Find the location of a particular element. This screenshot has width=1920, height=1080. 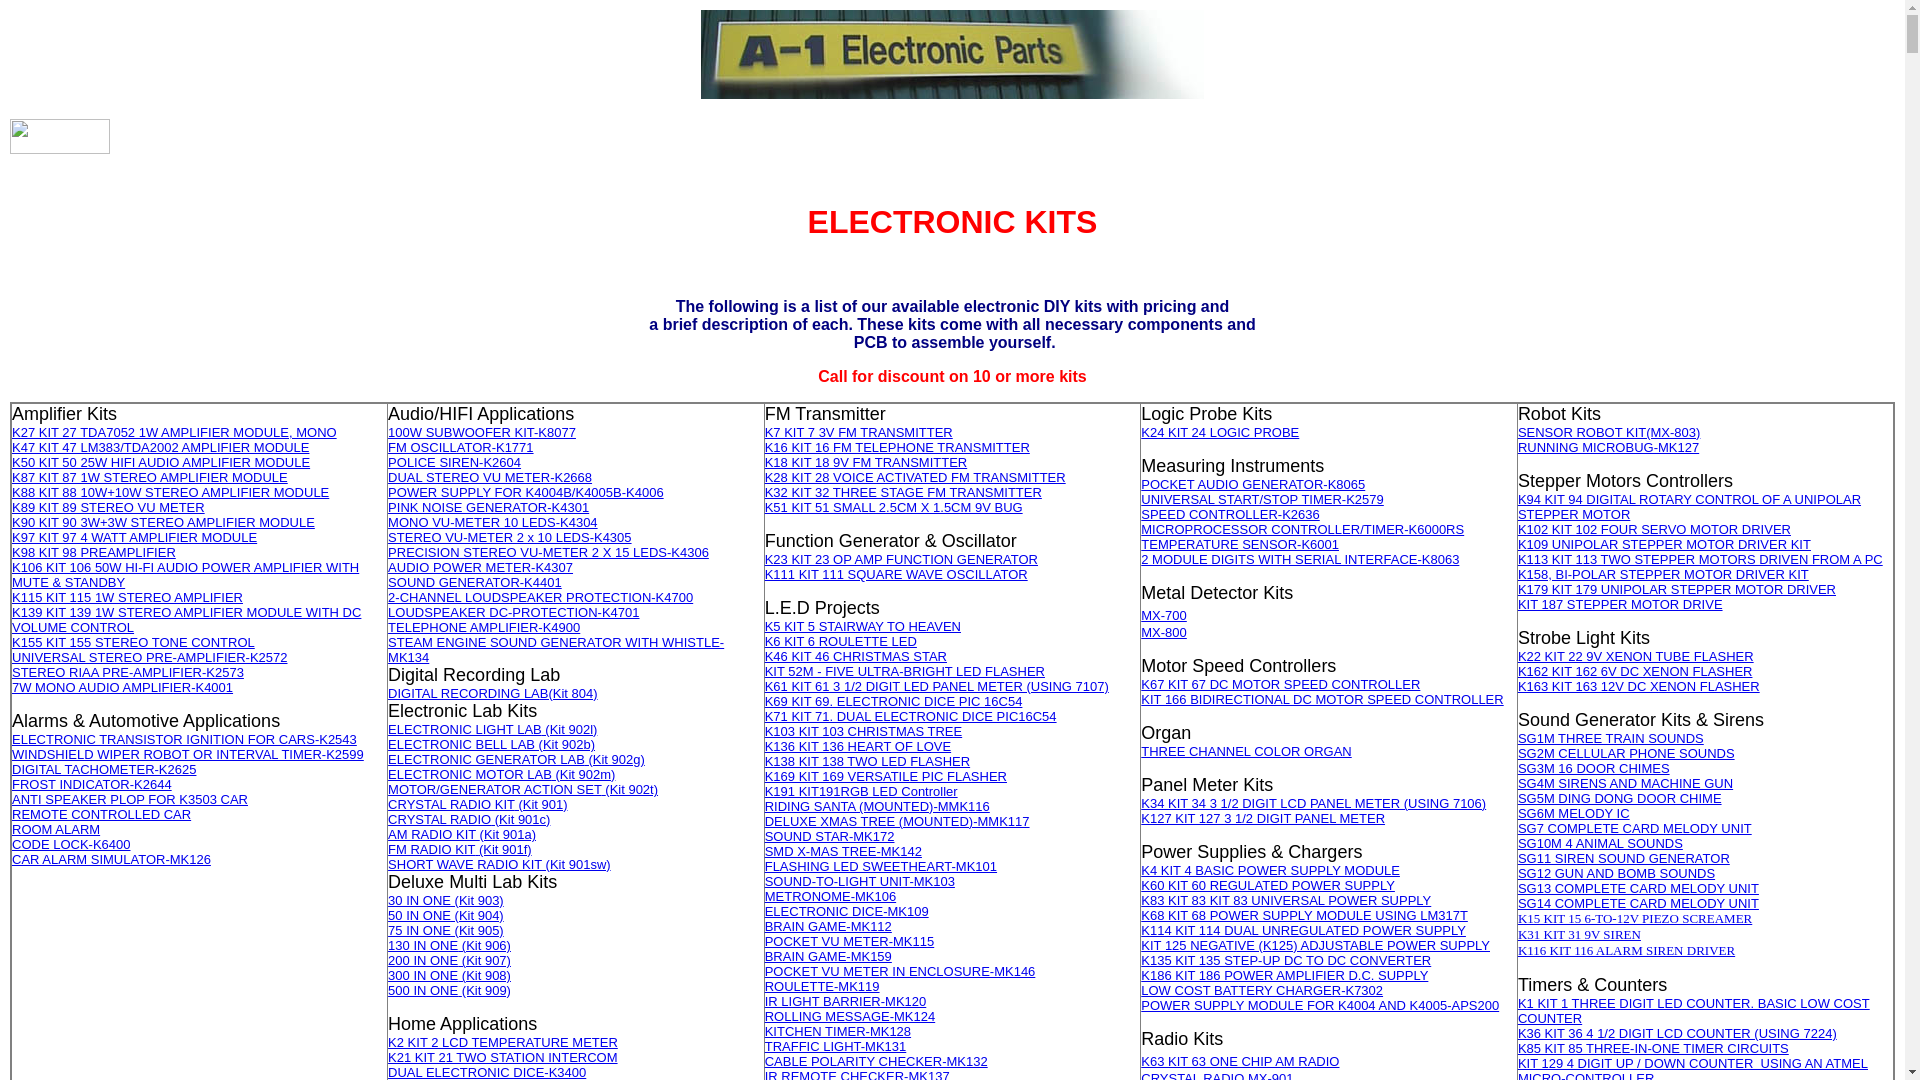

'K23 KIT 23 OP AMP FUNCTION GENERATOR' is located at coordinates (900, 559).